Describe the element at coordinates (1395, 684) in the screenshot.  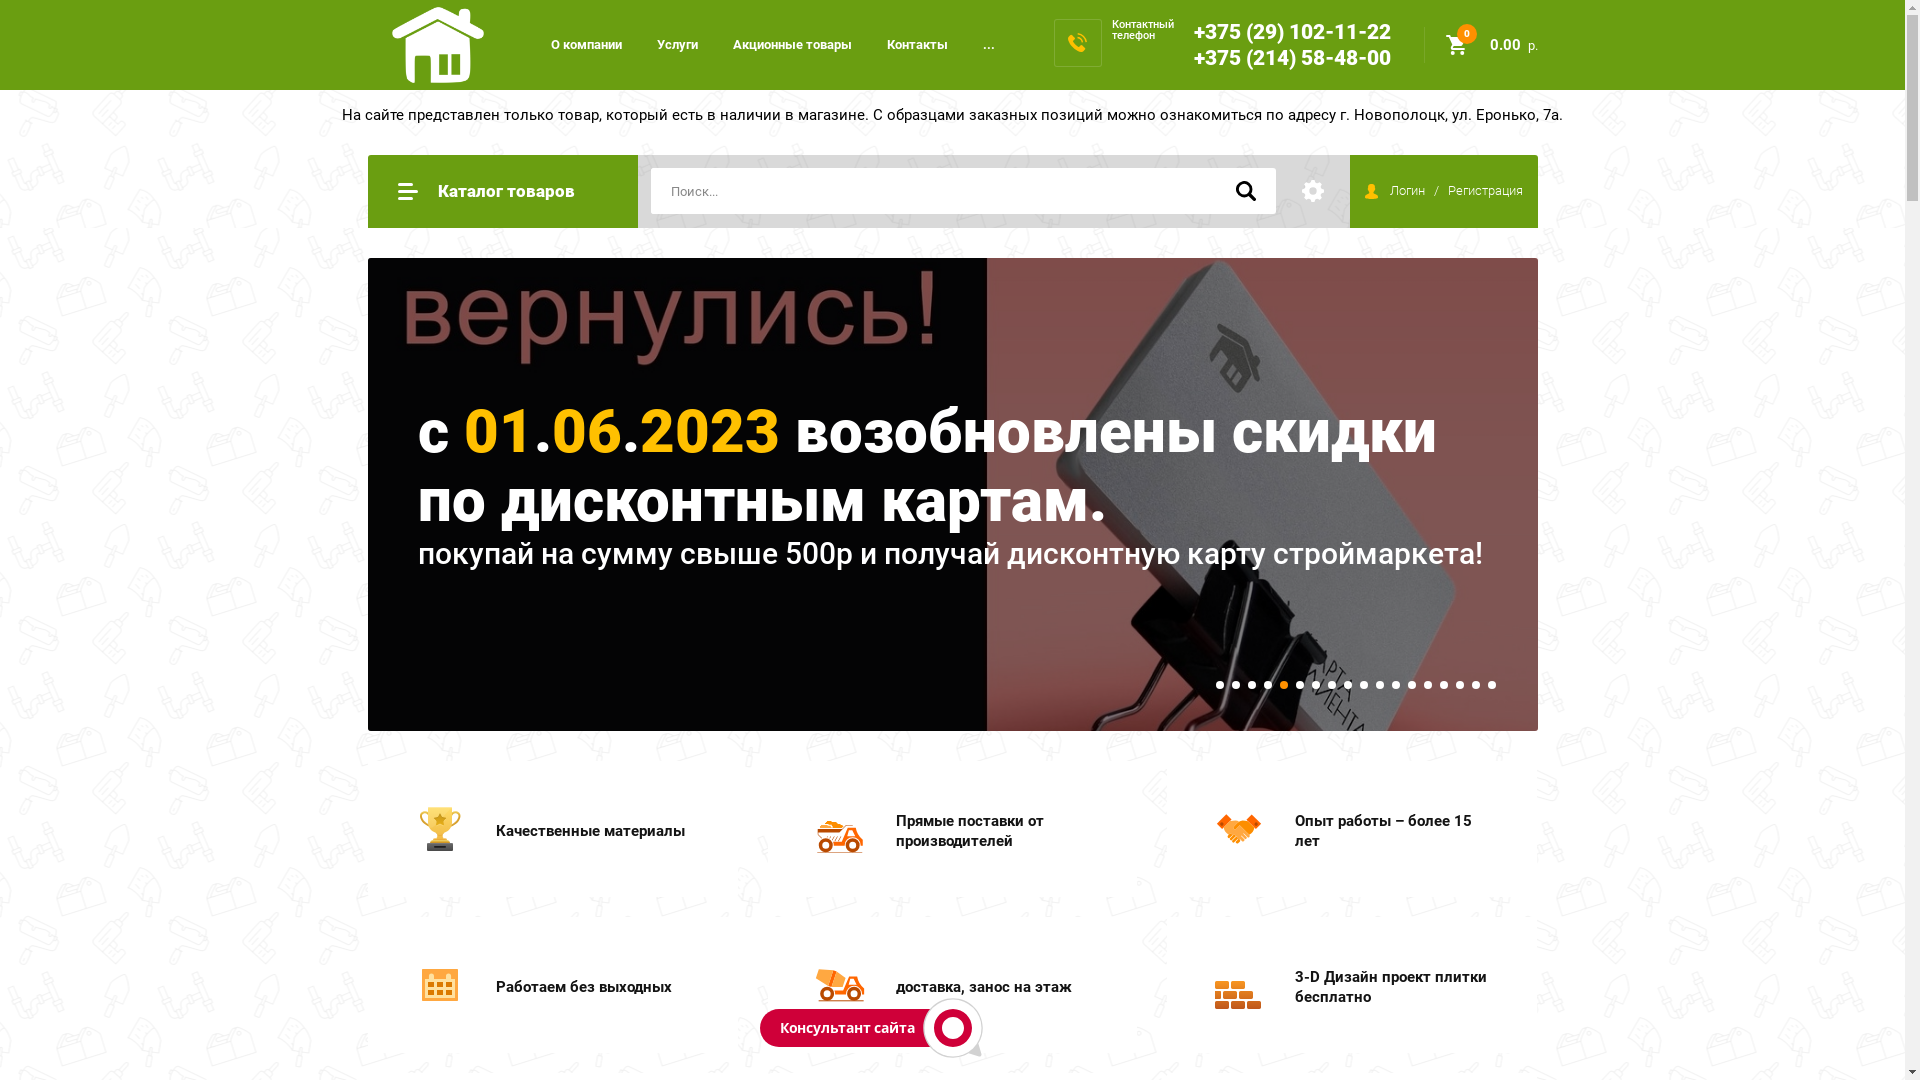
I see `'12'` at that location.